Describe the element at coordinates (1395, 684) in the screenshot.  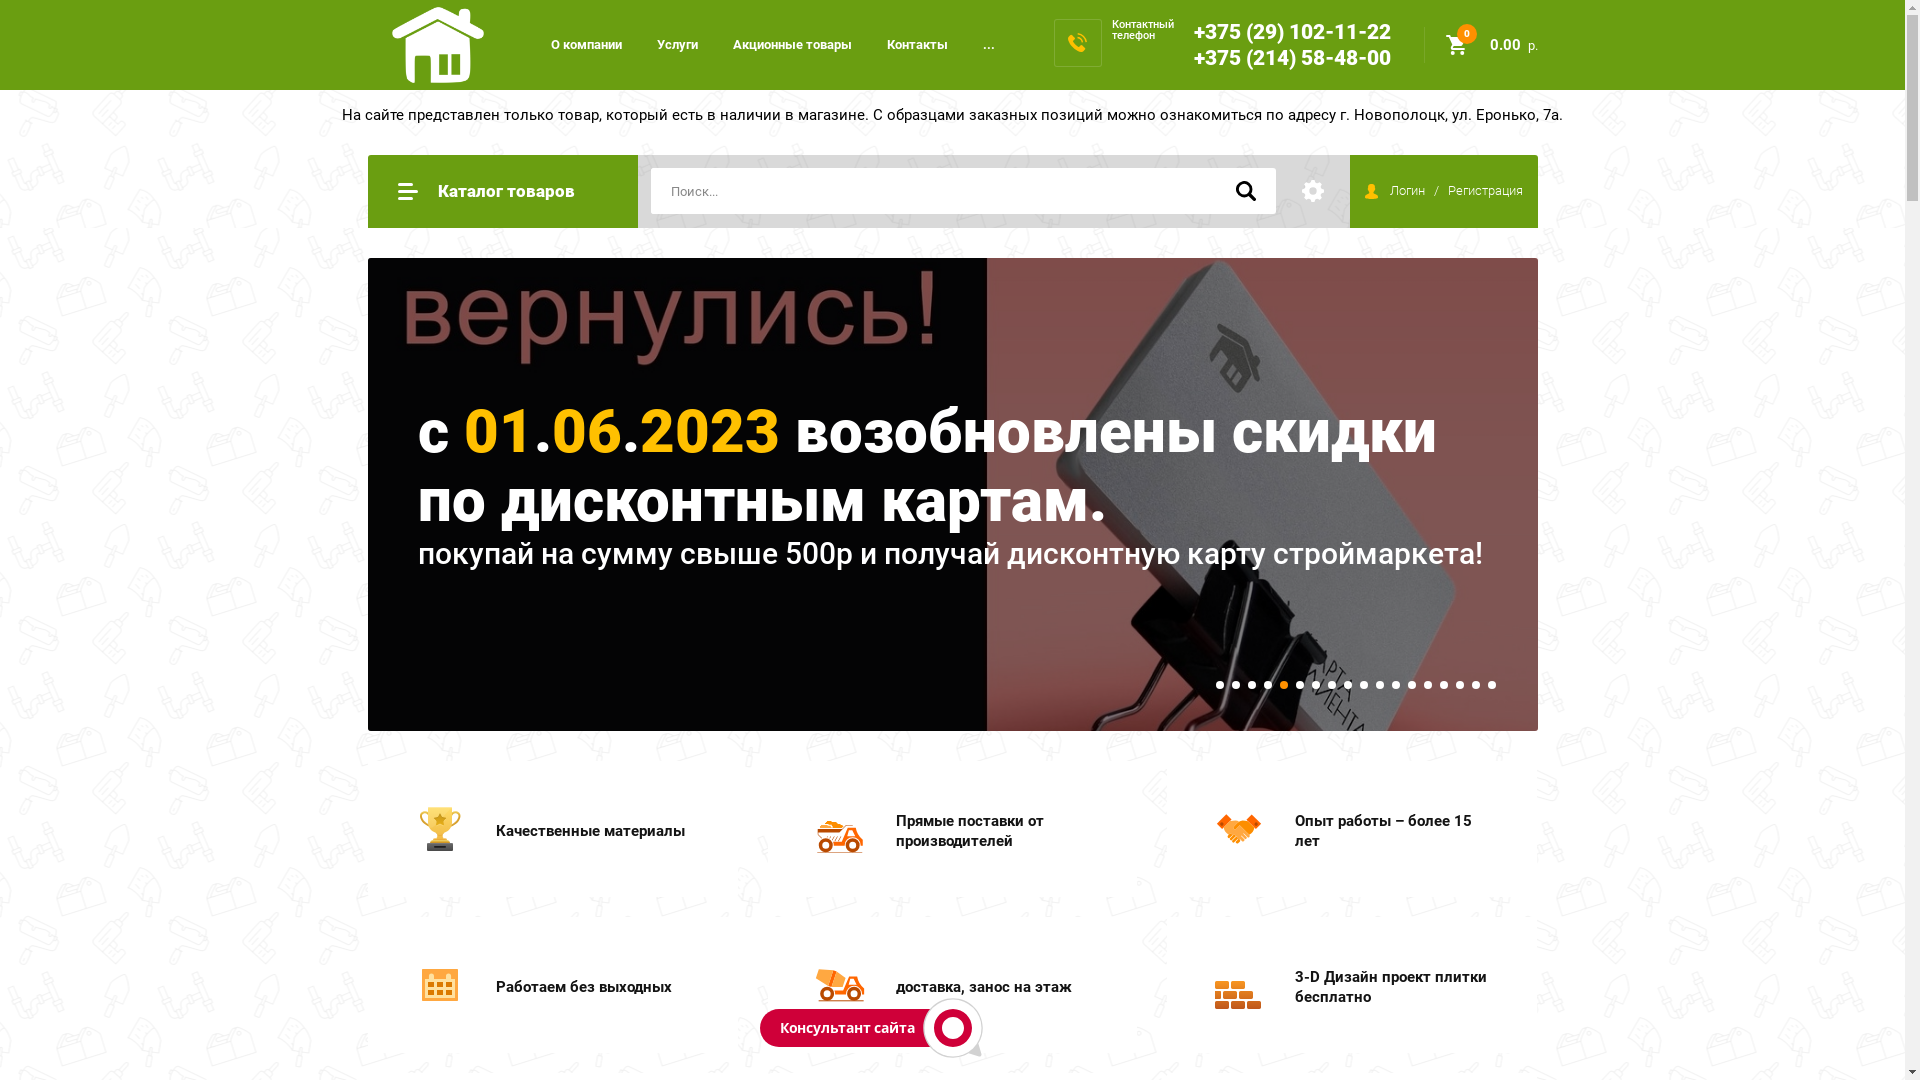
I see `'12'` at that location.